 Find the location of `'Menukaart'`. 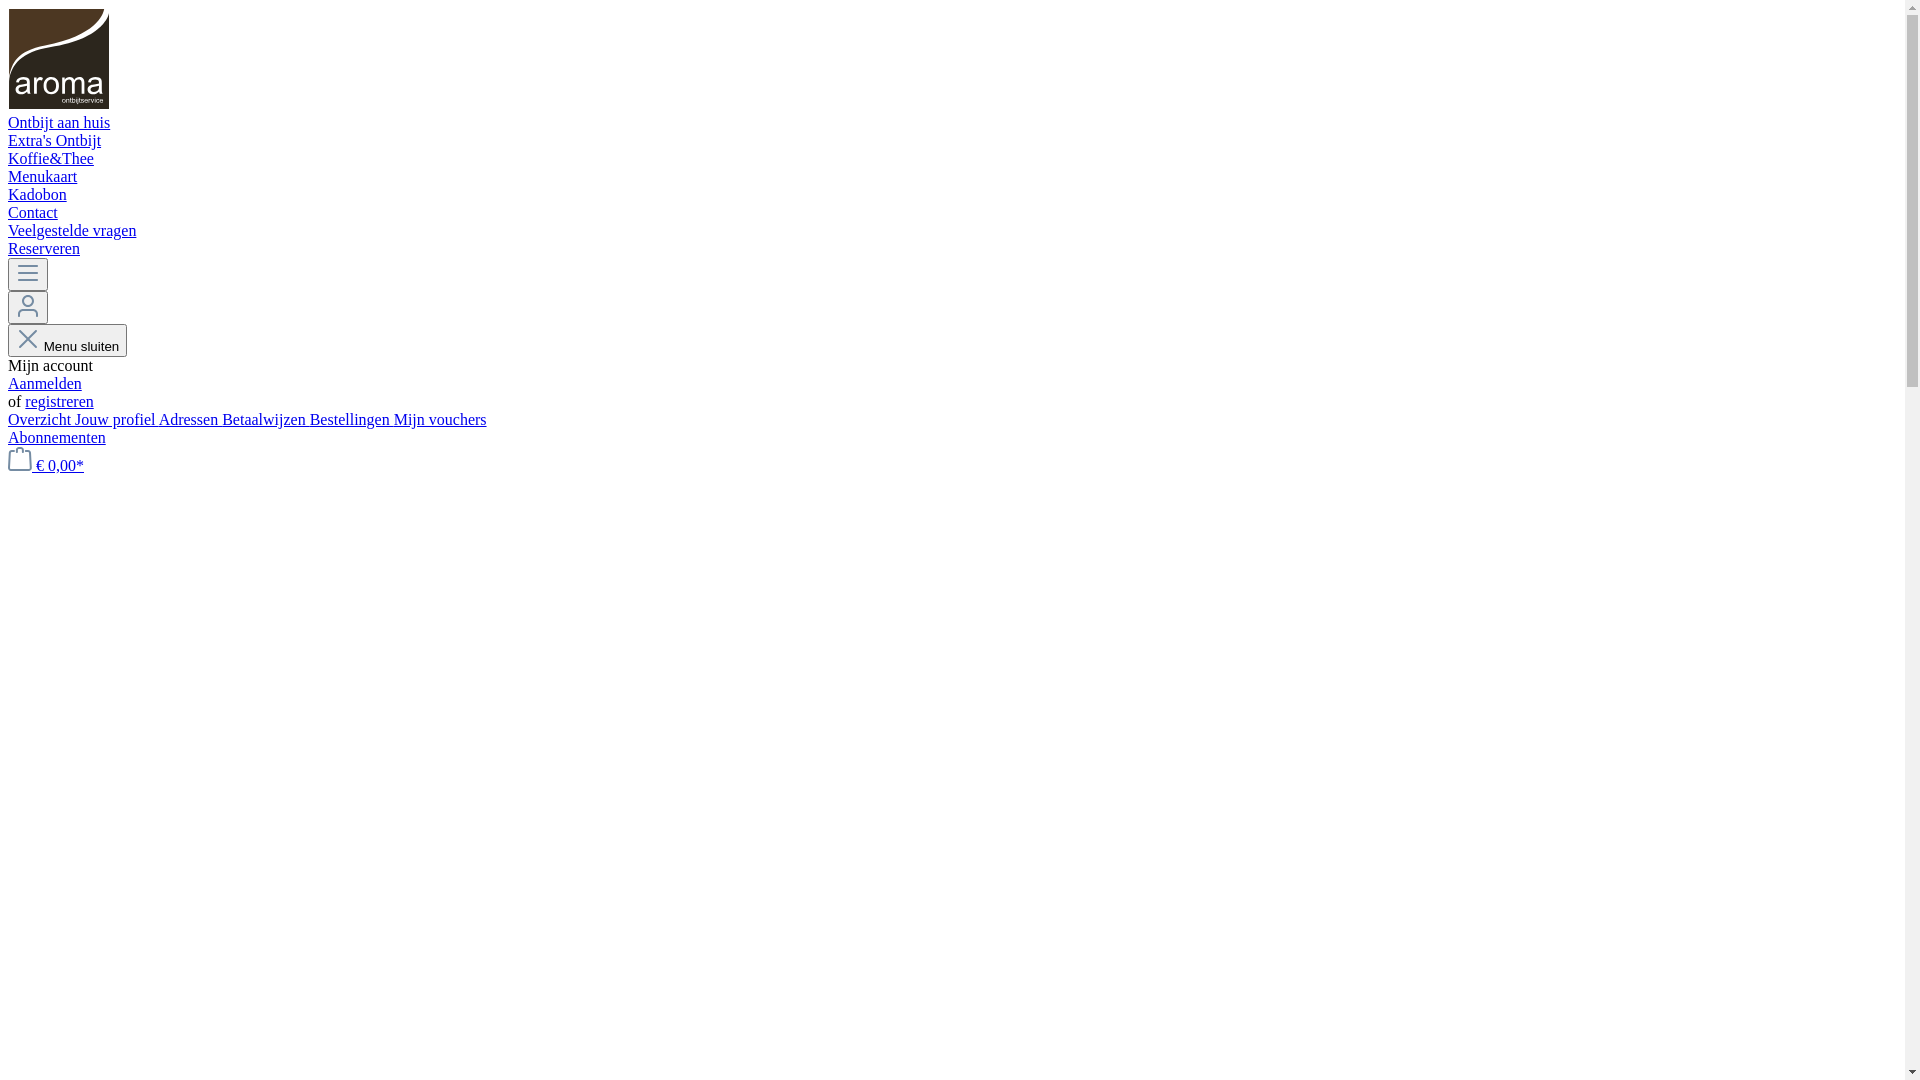

'Menukaart' is located at coordinates (8, 176).